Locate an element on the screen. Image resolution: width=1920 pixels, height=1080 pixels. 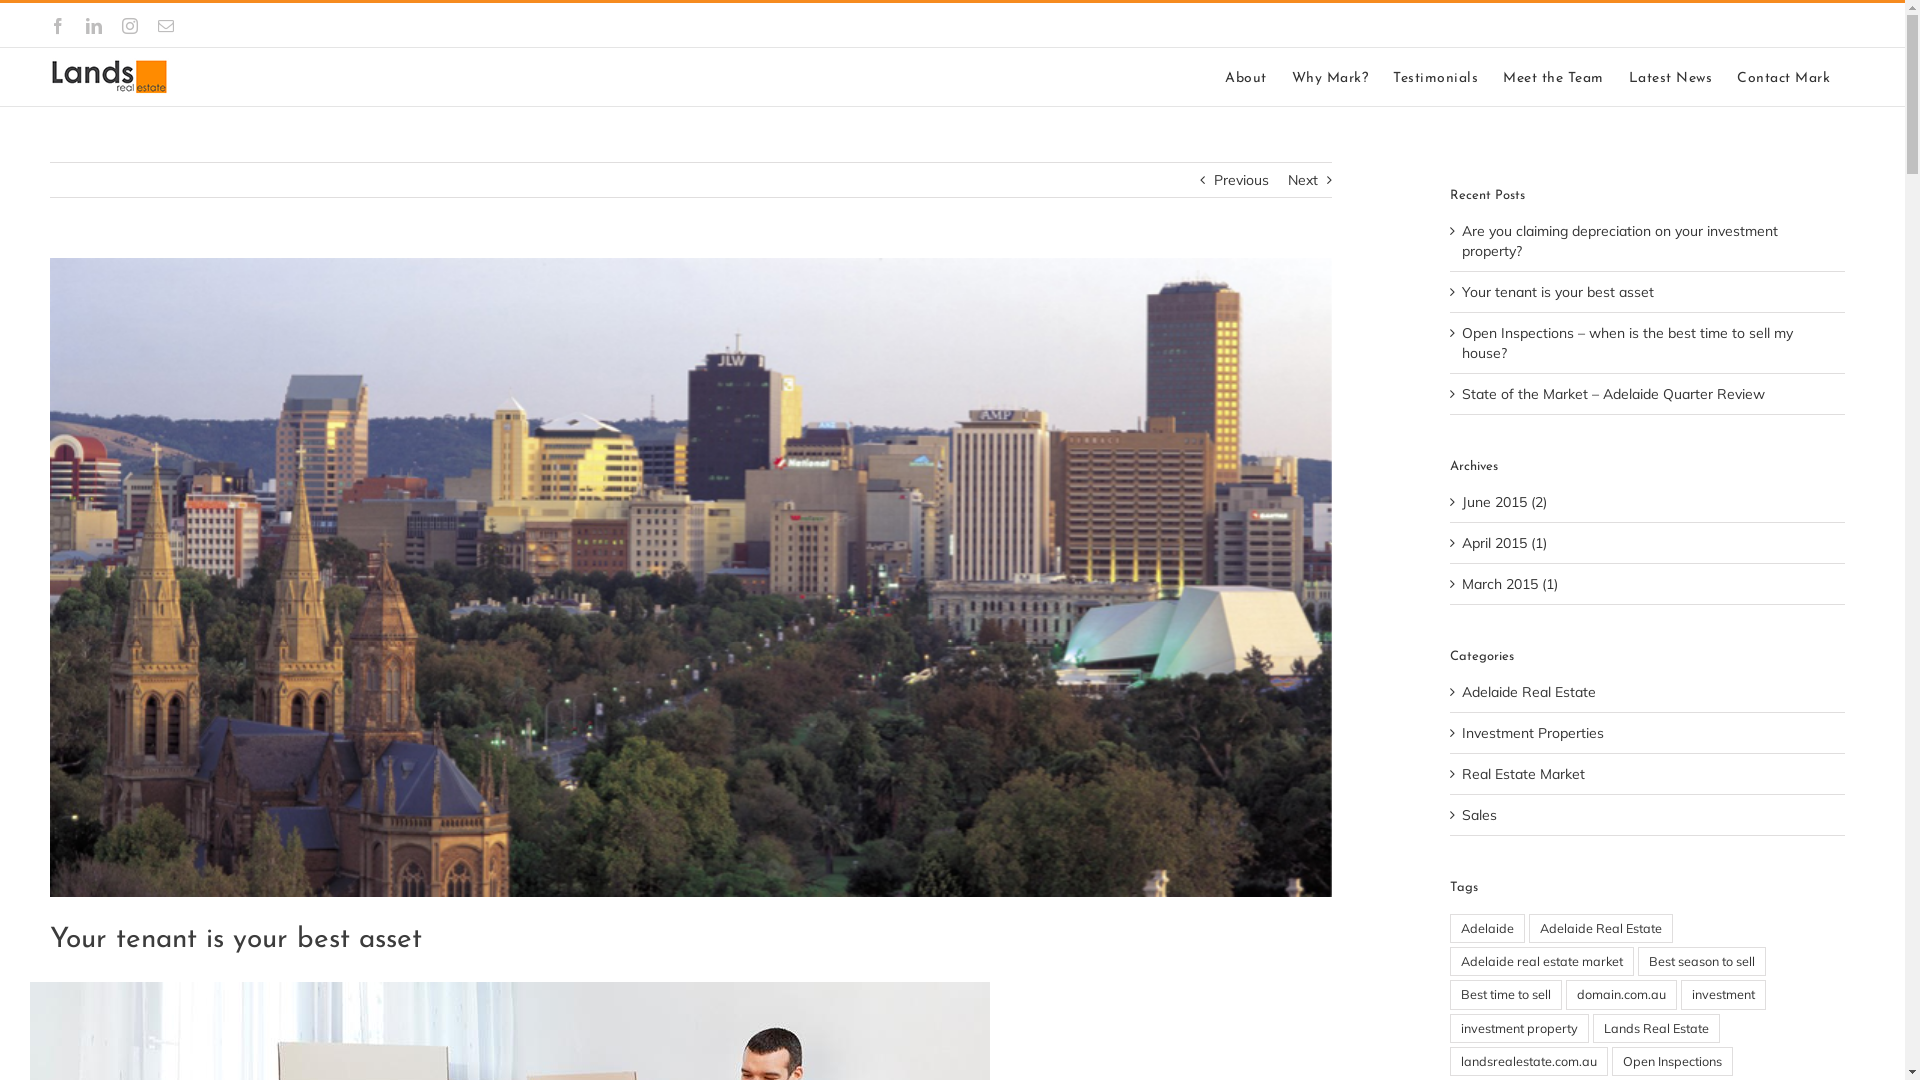
'Testimonials' is located at coordinates (1434, 76).